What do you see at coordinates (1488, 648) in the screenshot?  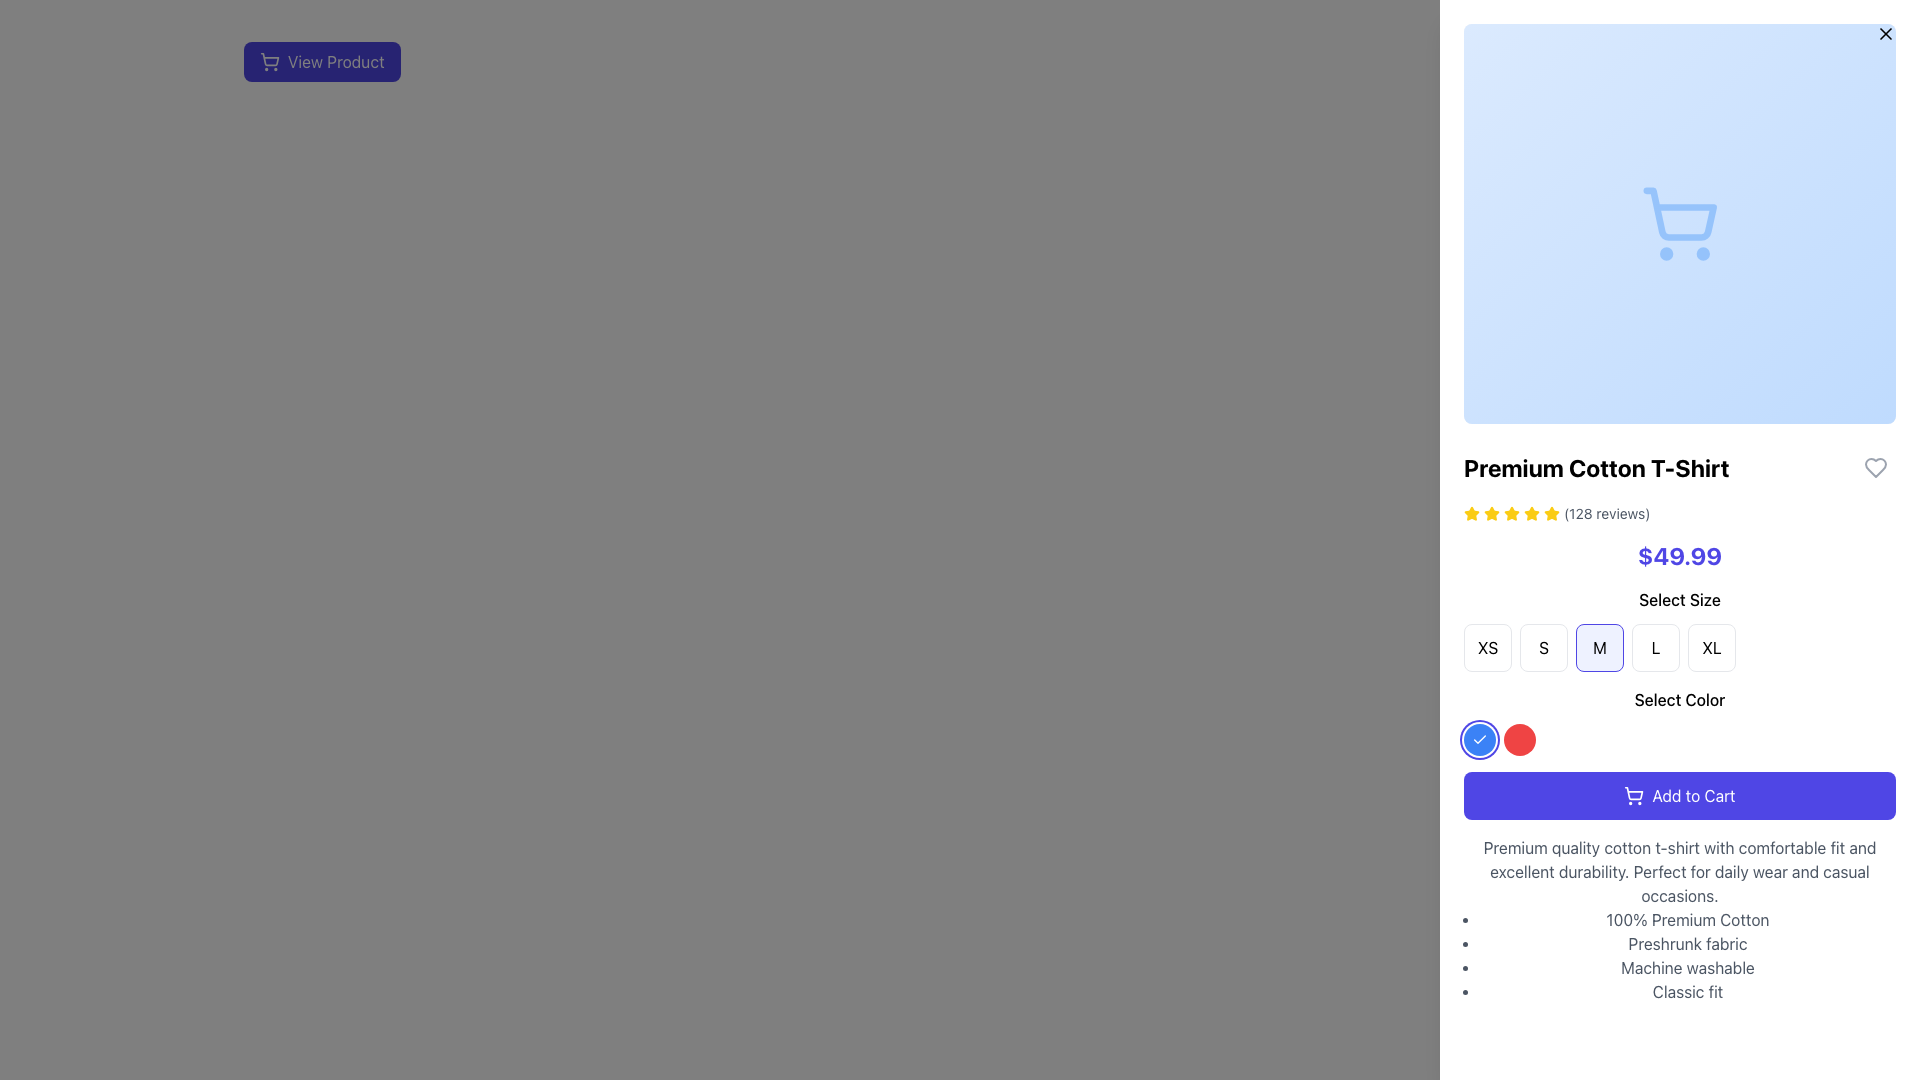 I see `the 'XS' size selection button, which is the first button in a horizontal row of size options for the product` at bounding box center [1488, 648].